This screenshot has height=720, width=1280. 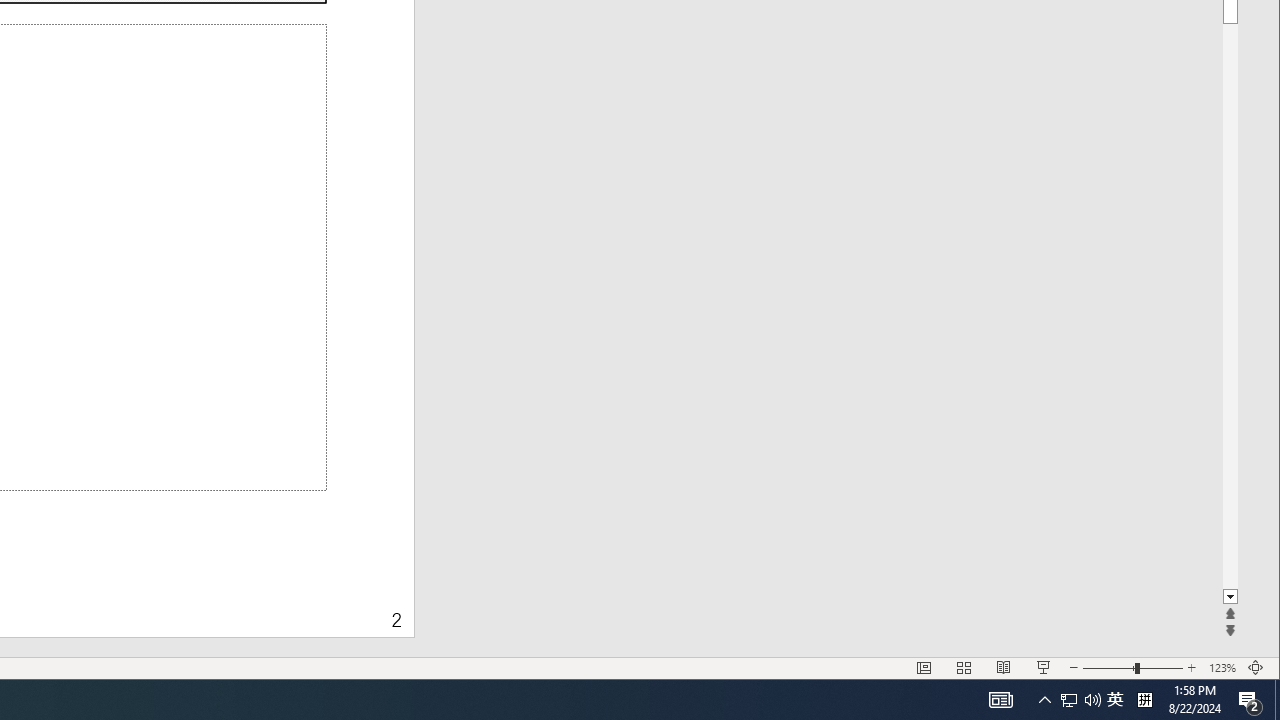 What do you see at coordinates (1221, 668) in the screenshot?
I see `'Zoom 123%'` at bounding box center [1221, 668].